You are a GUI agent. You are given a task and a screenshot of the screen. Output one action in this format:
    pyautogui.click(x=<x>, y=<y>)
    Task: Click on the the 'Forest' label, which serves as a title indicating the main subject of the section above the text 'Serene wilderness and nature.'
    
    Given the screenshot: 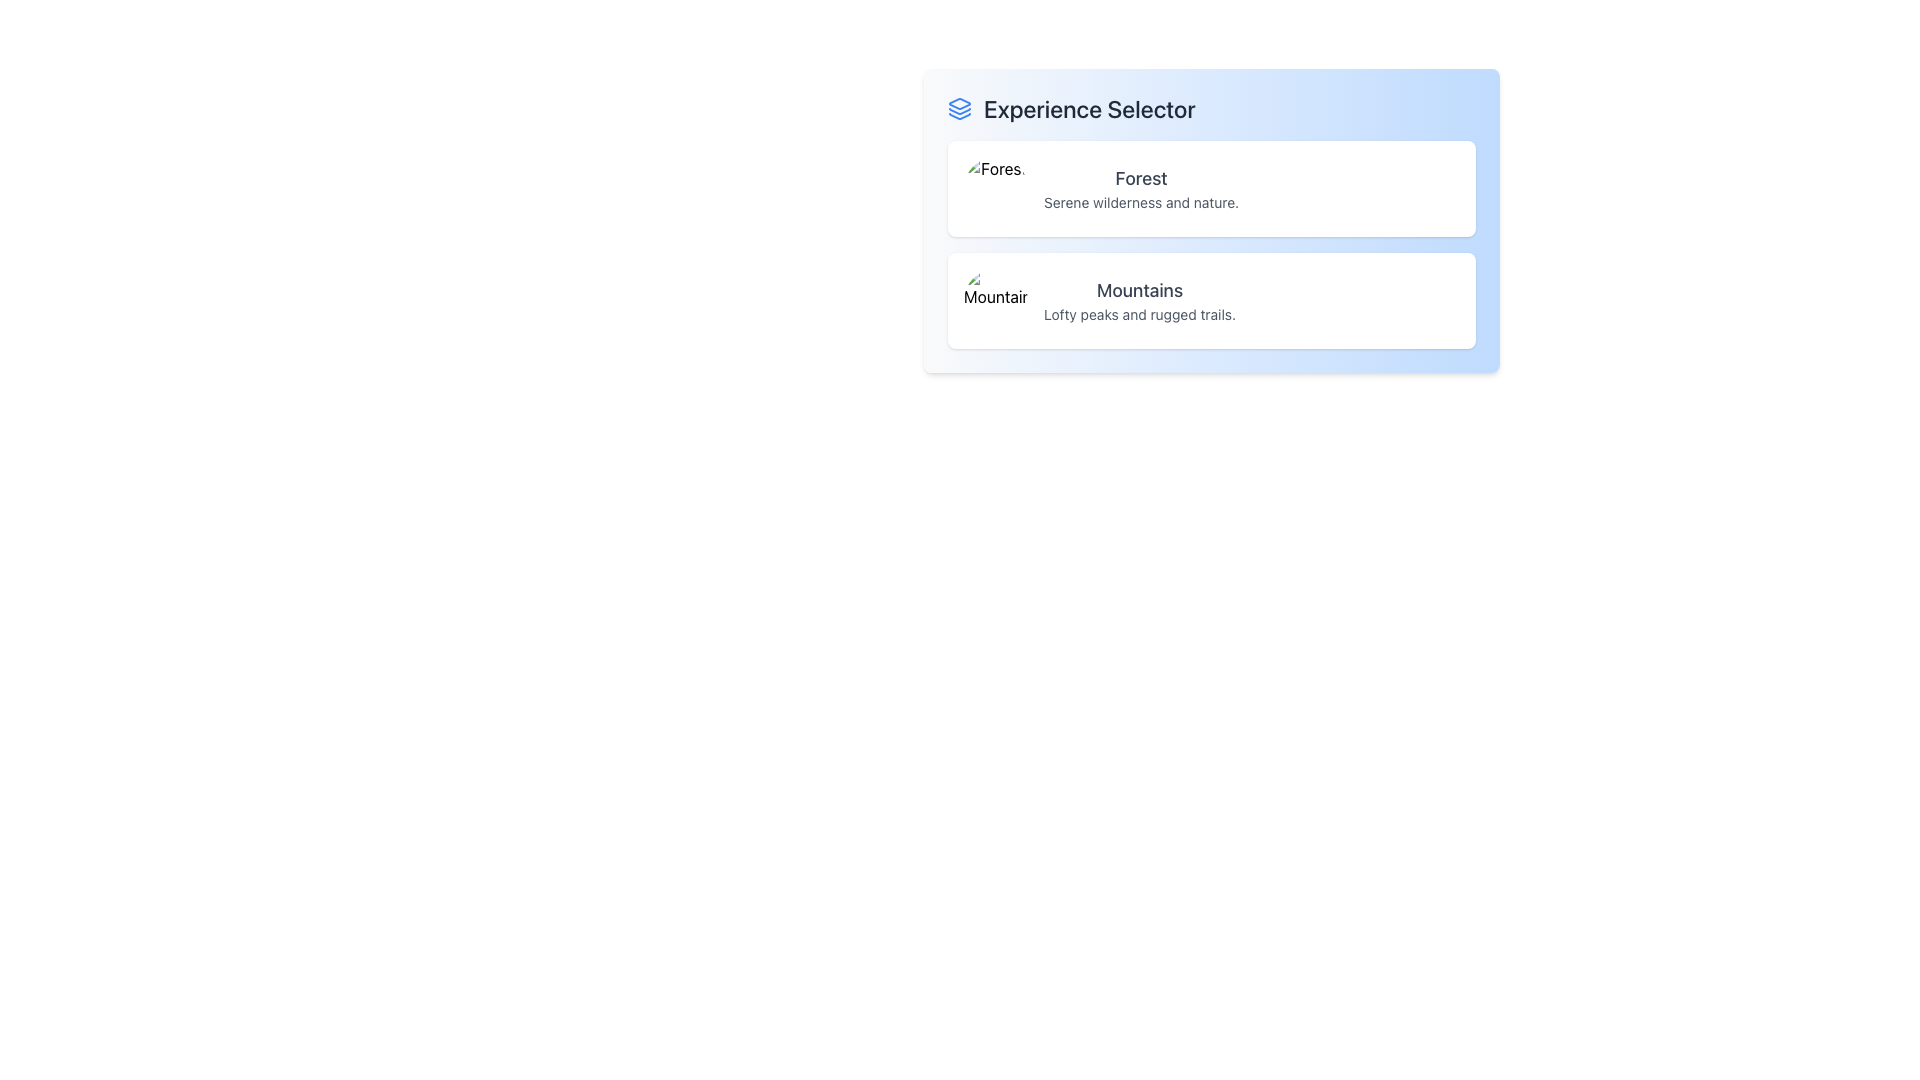 What is the action you would take?
    pyautogui.click(x=1141, y=177)
    